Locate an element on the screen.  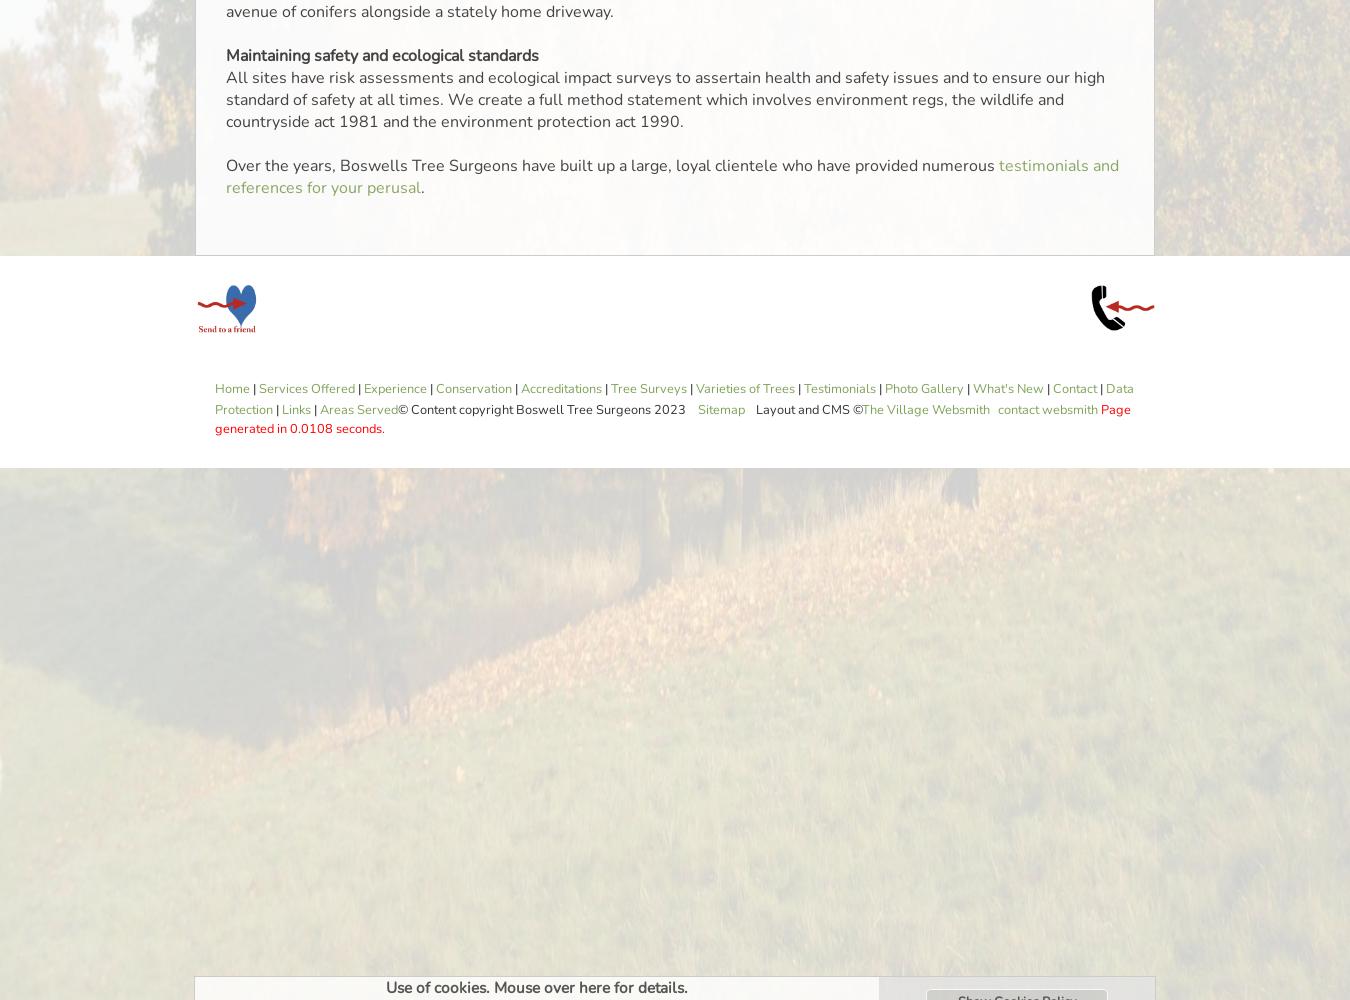
'Data Protection' is located at coordinates (674, 399).